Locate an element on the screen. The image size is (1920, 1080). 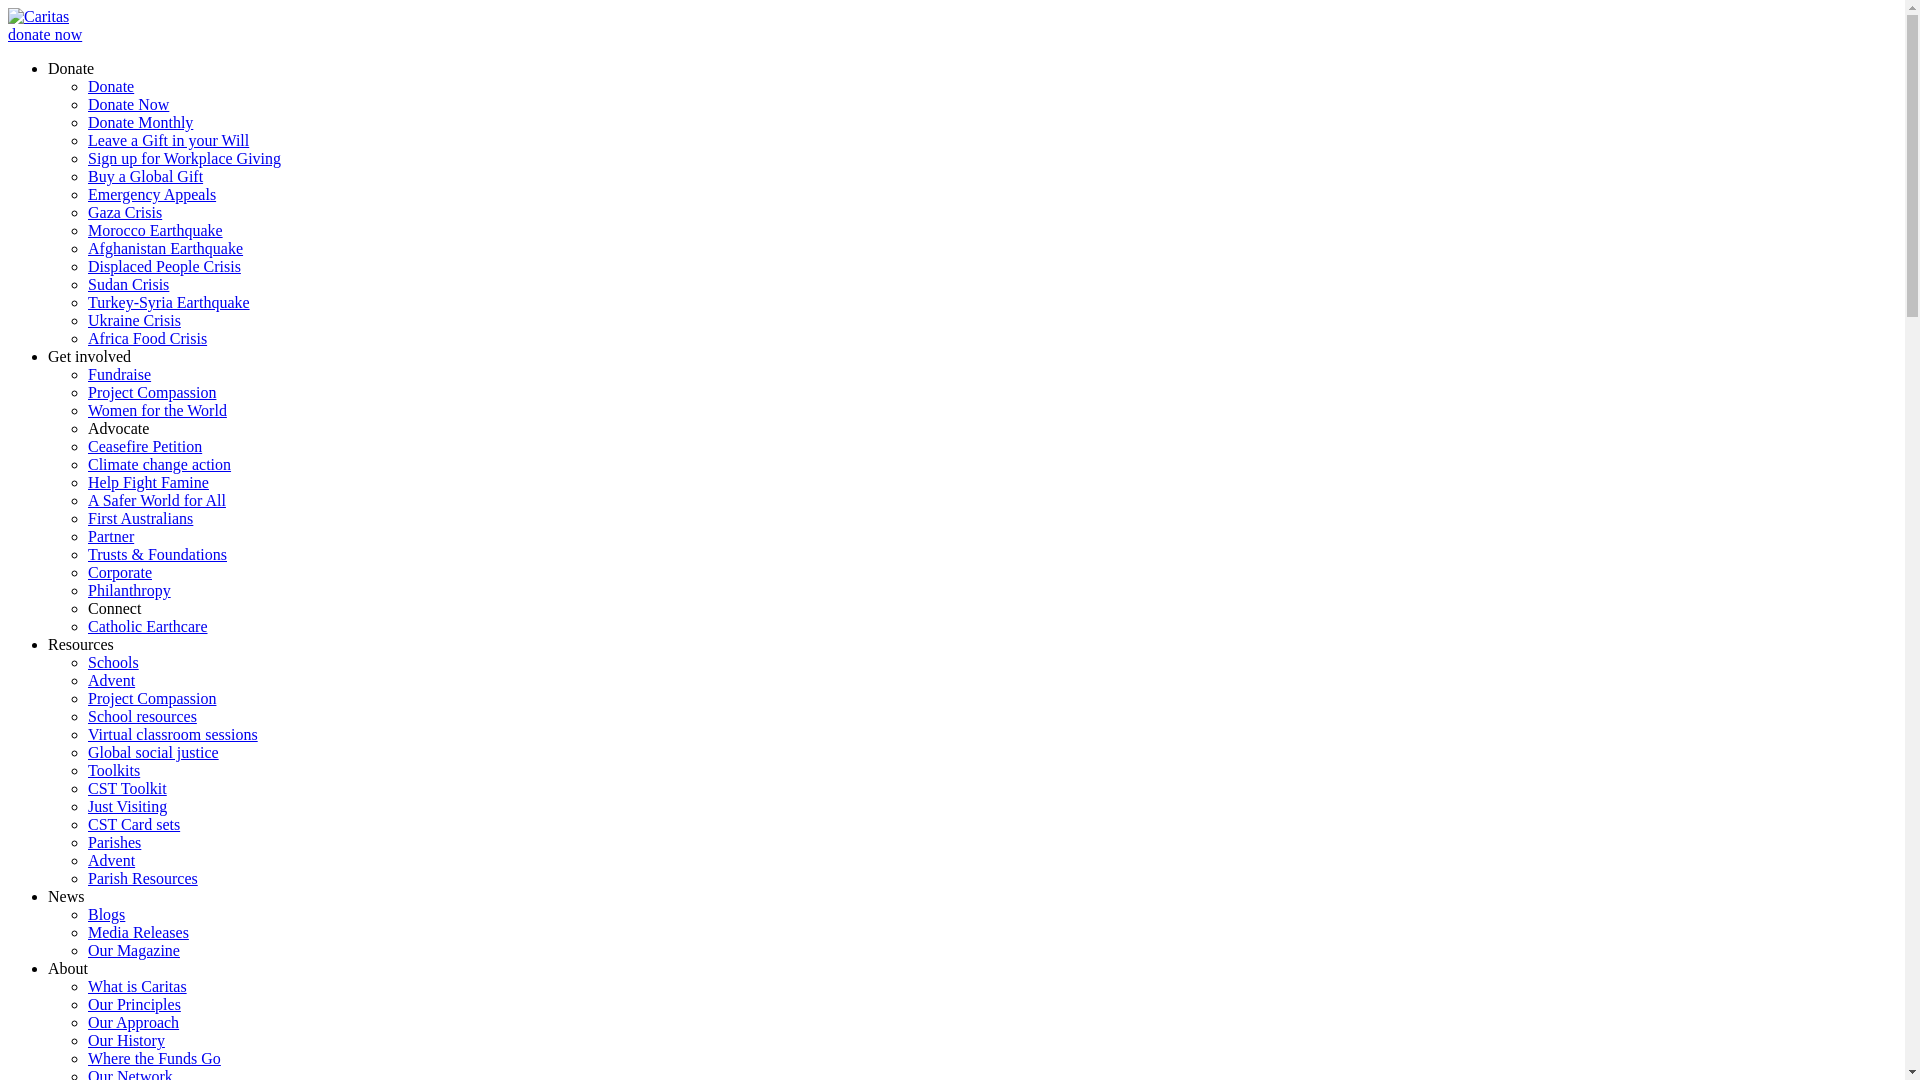
'Our Approach' is located at coordinates (132, 1022).